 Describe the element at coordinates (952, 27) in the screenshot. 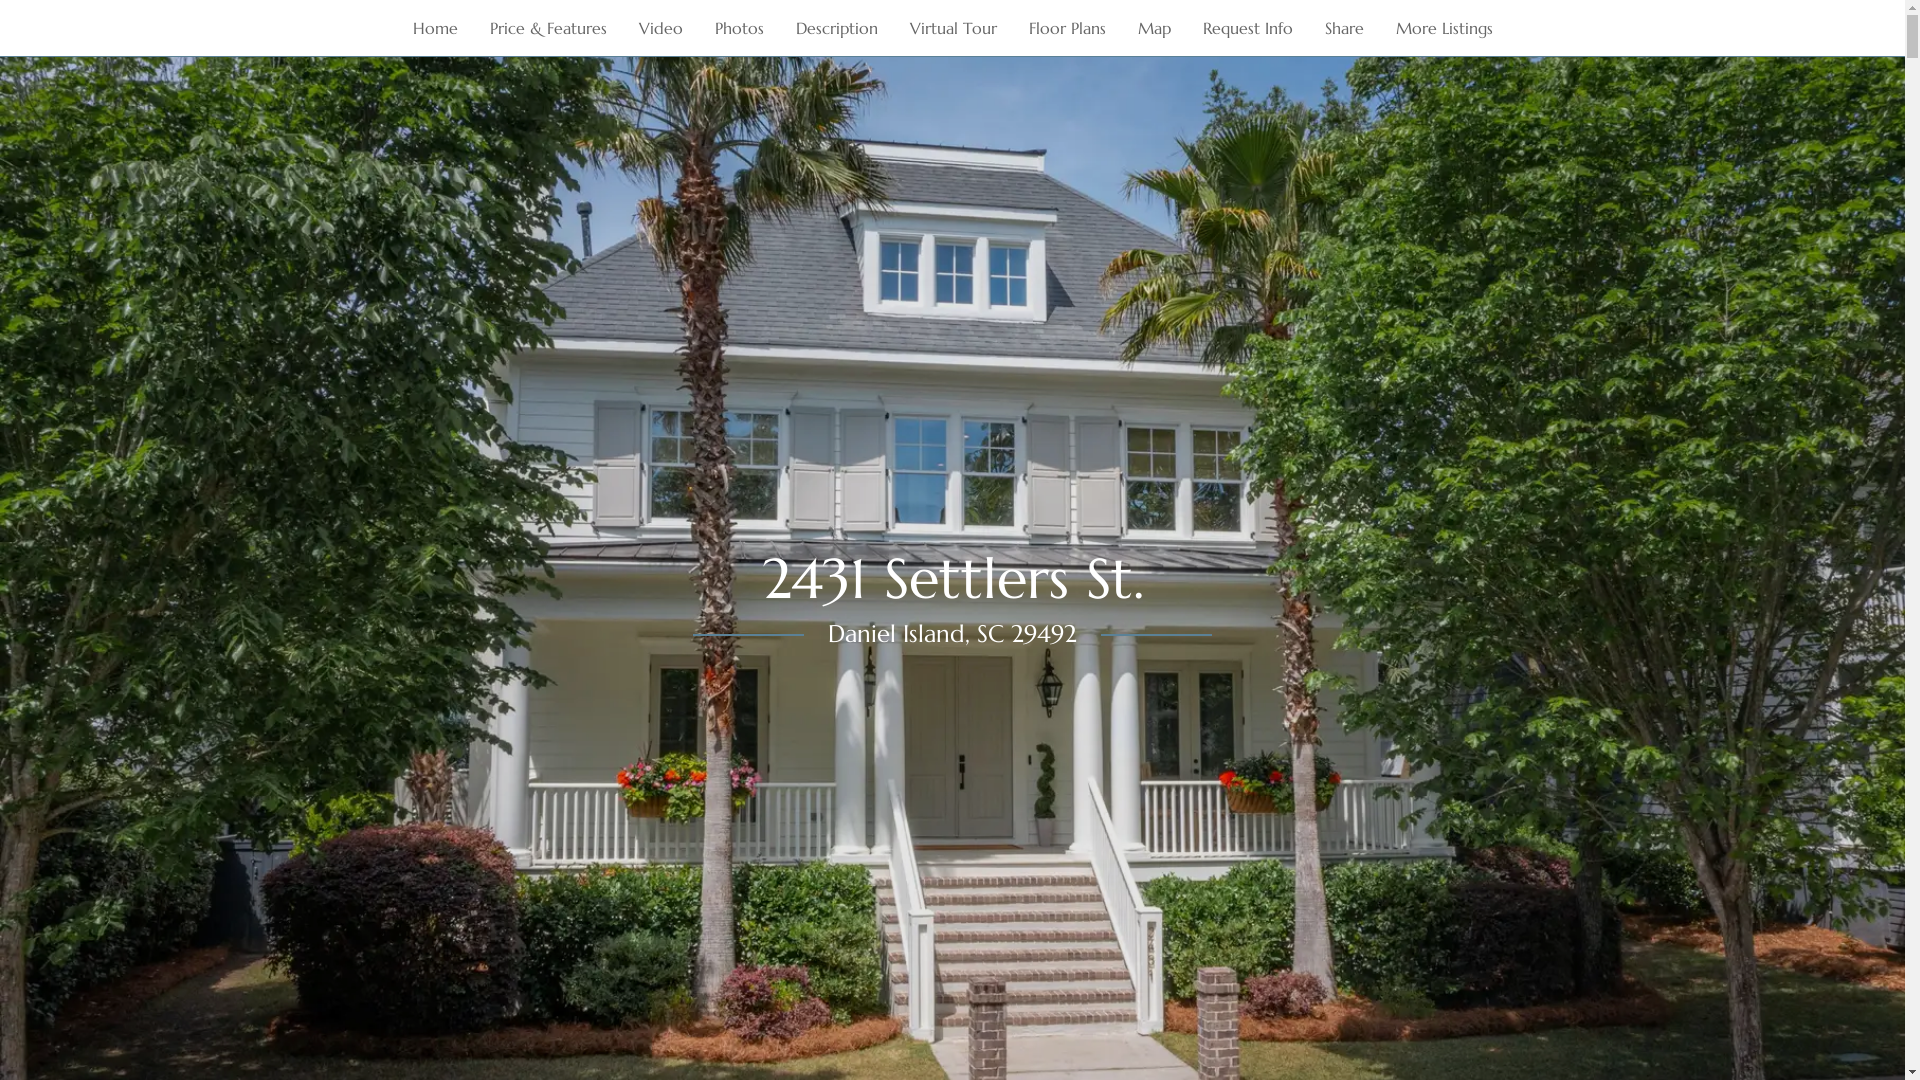

I see `'Virtual Tour'` at that location.